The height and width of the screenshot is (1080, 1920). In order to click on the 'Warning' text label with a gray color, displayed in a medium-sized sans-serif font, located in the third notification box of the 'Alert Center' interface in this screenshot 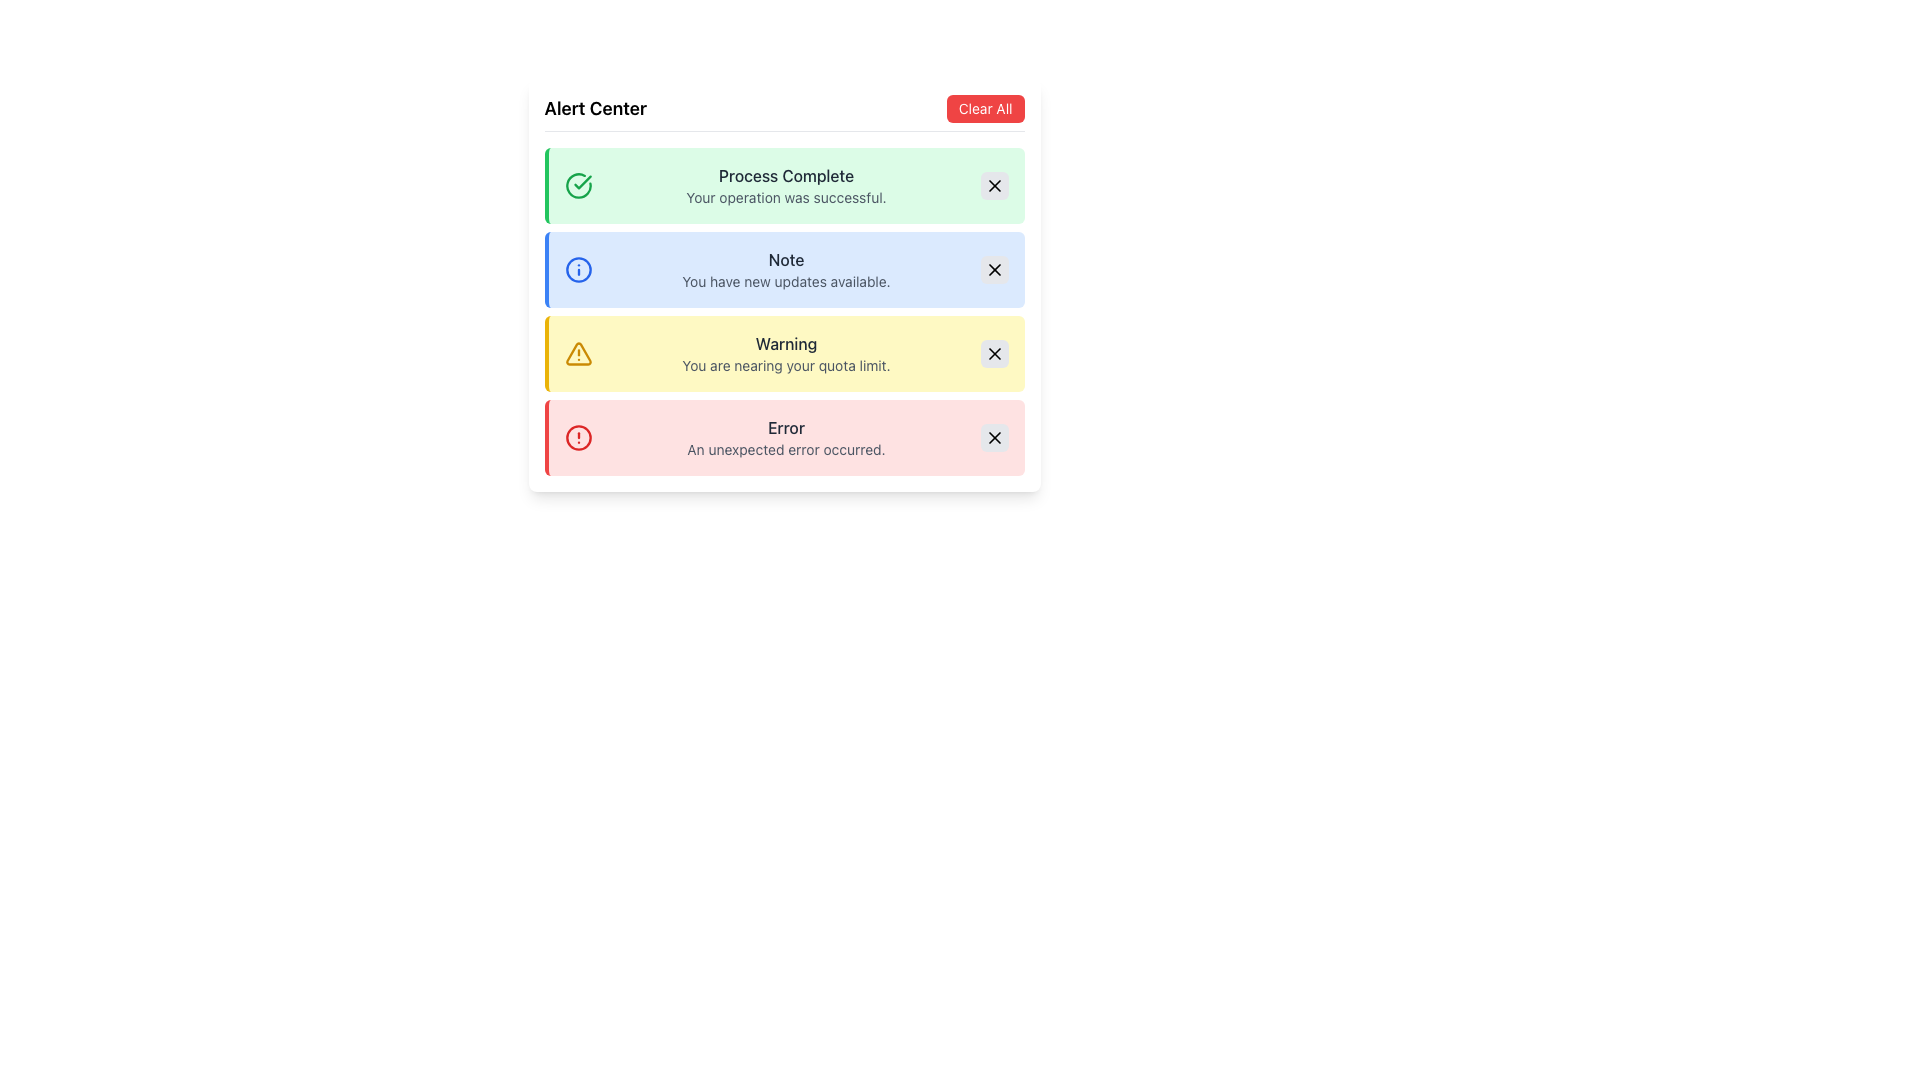, I will do `click(785, 342)`.